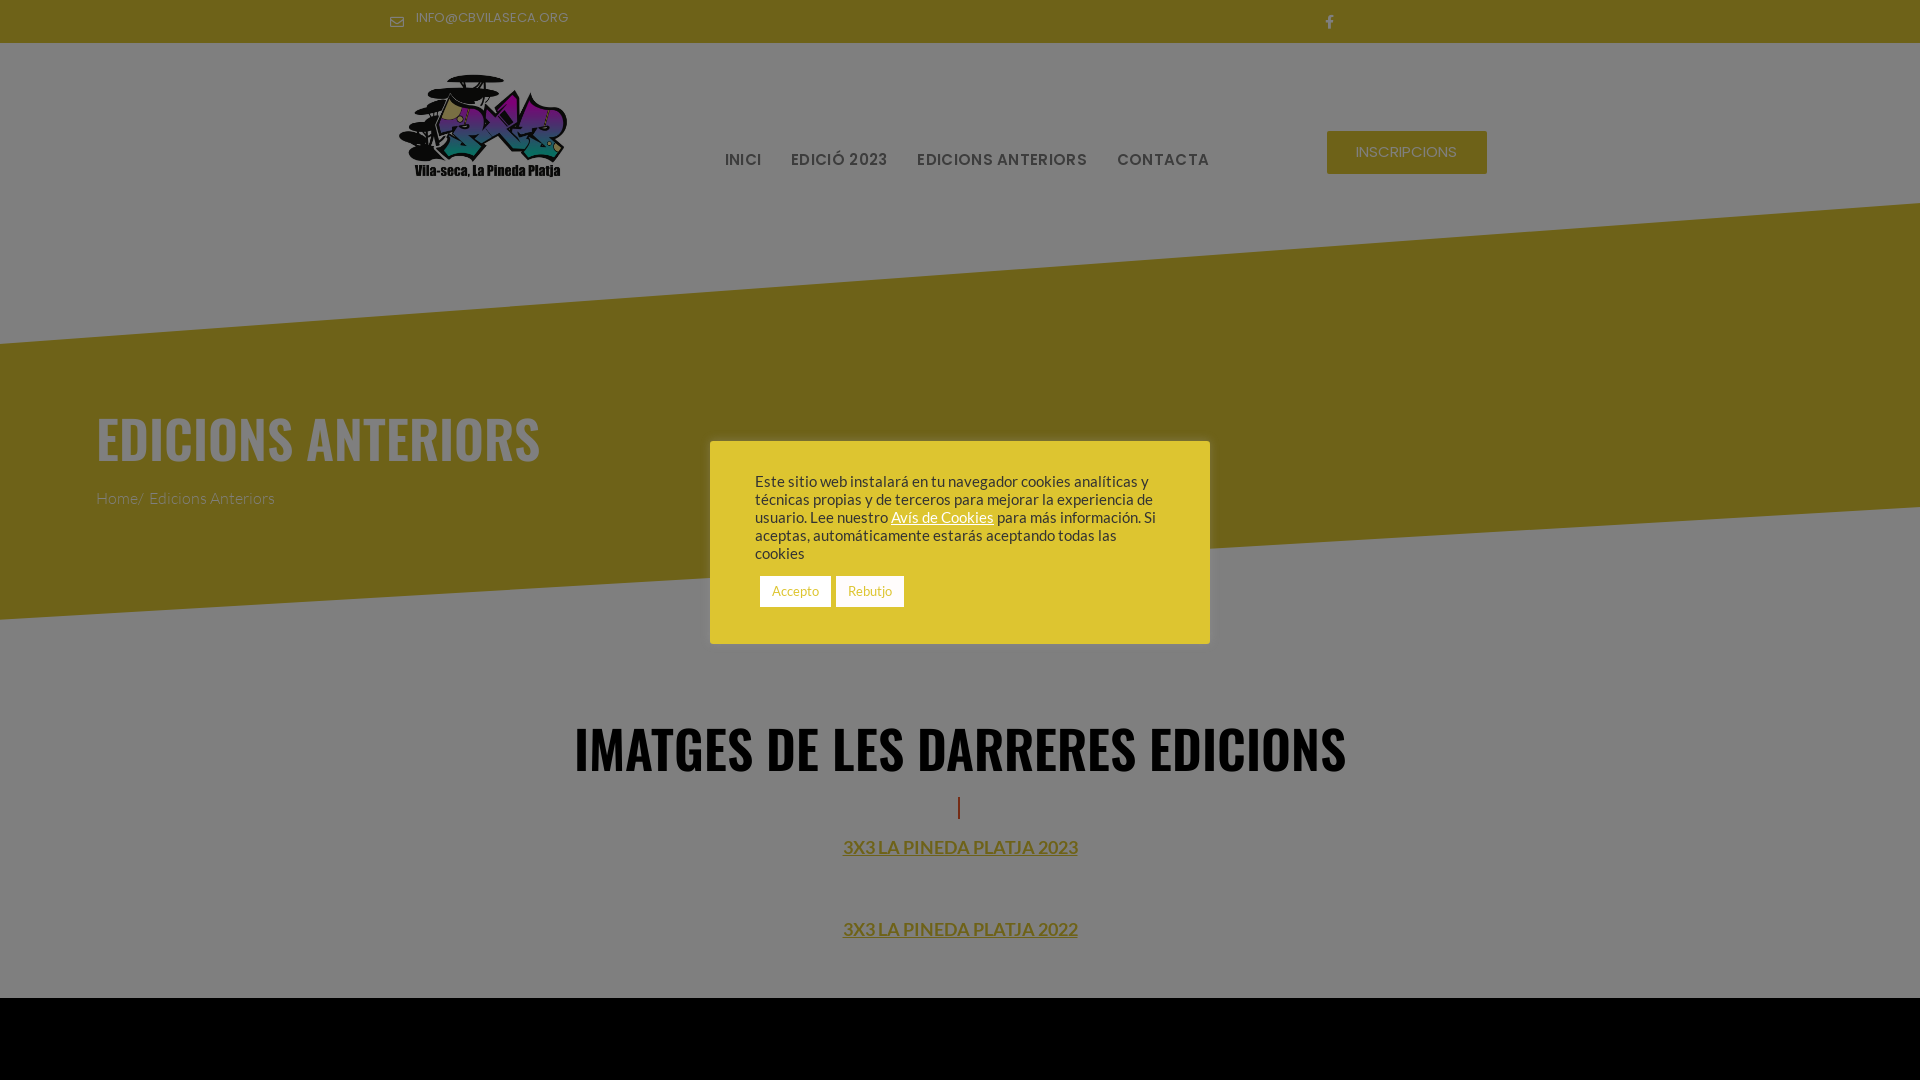 The height and width of the screenshot is (1080, 1920). What do you see at coordinates (794, 590) in the screenshot?
I see `'Accepto'` at bounding box center [794, 590].